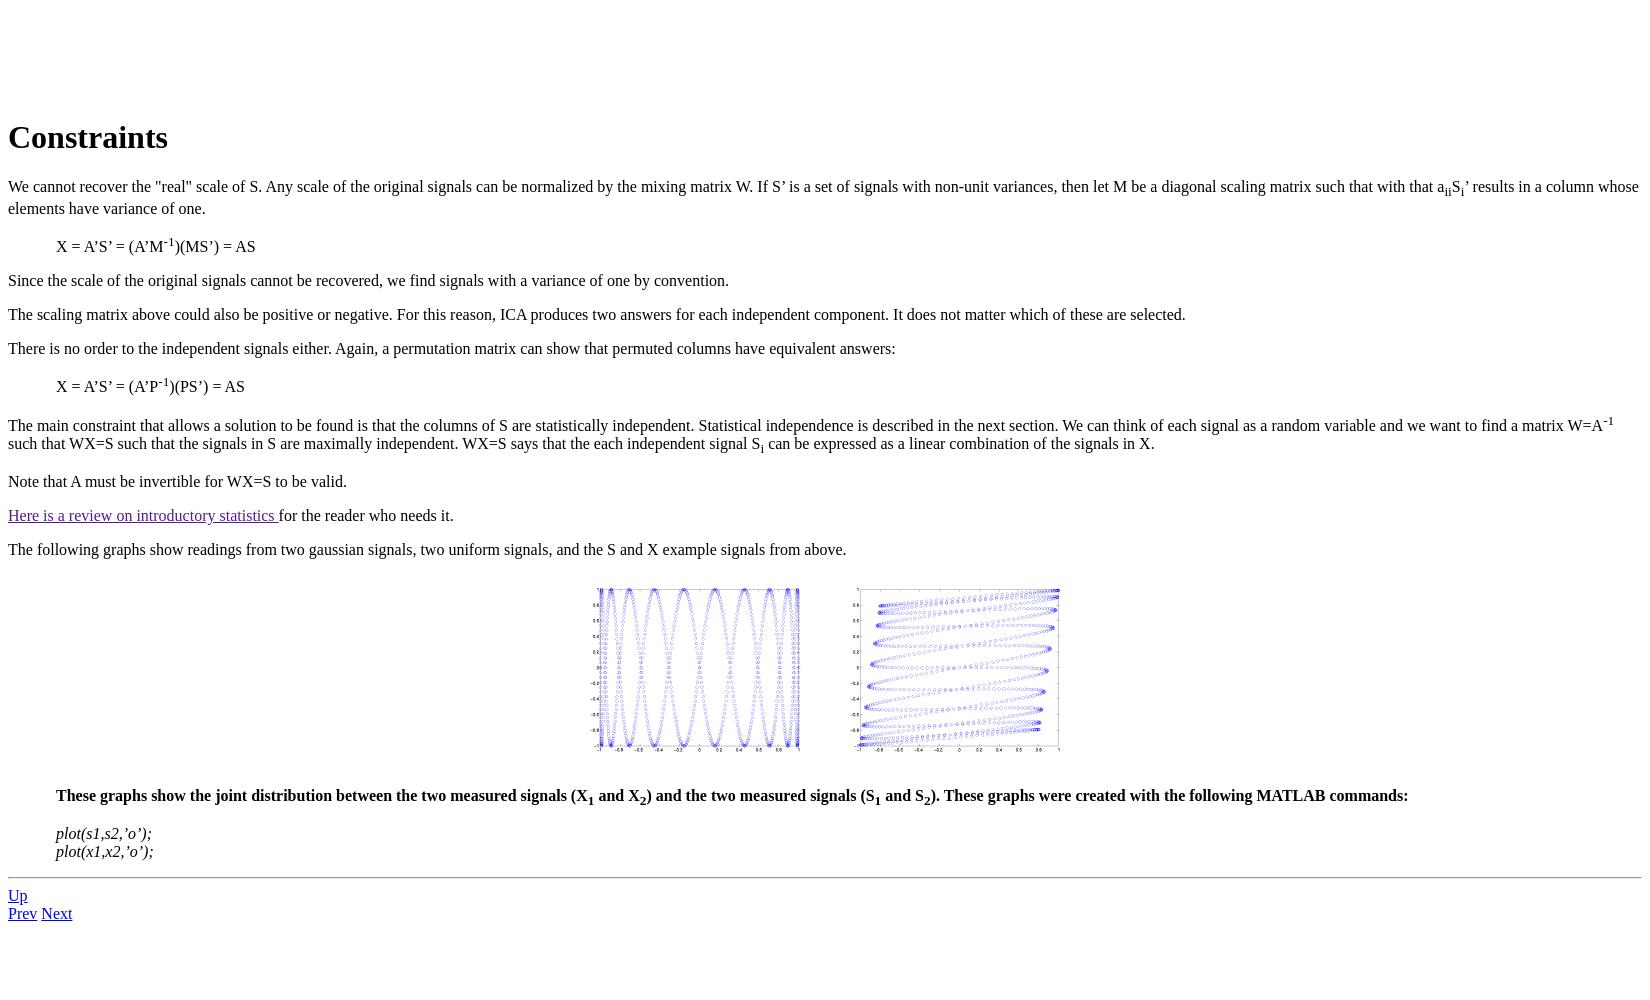  Describe the element at coordinates (103, 832) in the screenshot. I see `'plot(s1,s2,’o’);'` at that location.